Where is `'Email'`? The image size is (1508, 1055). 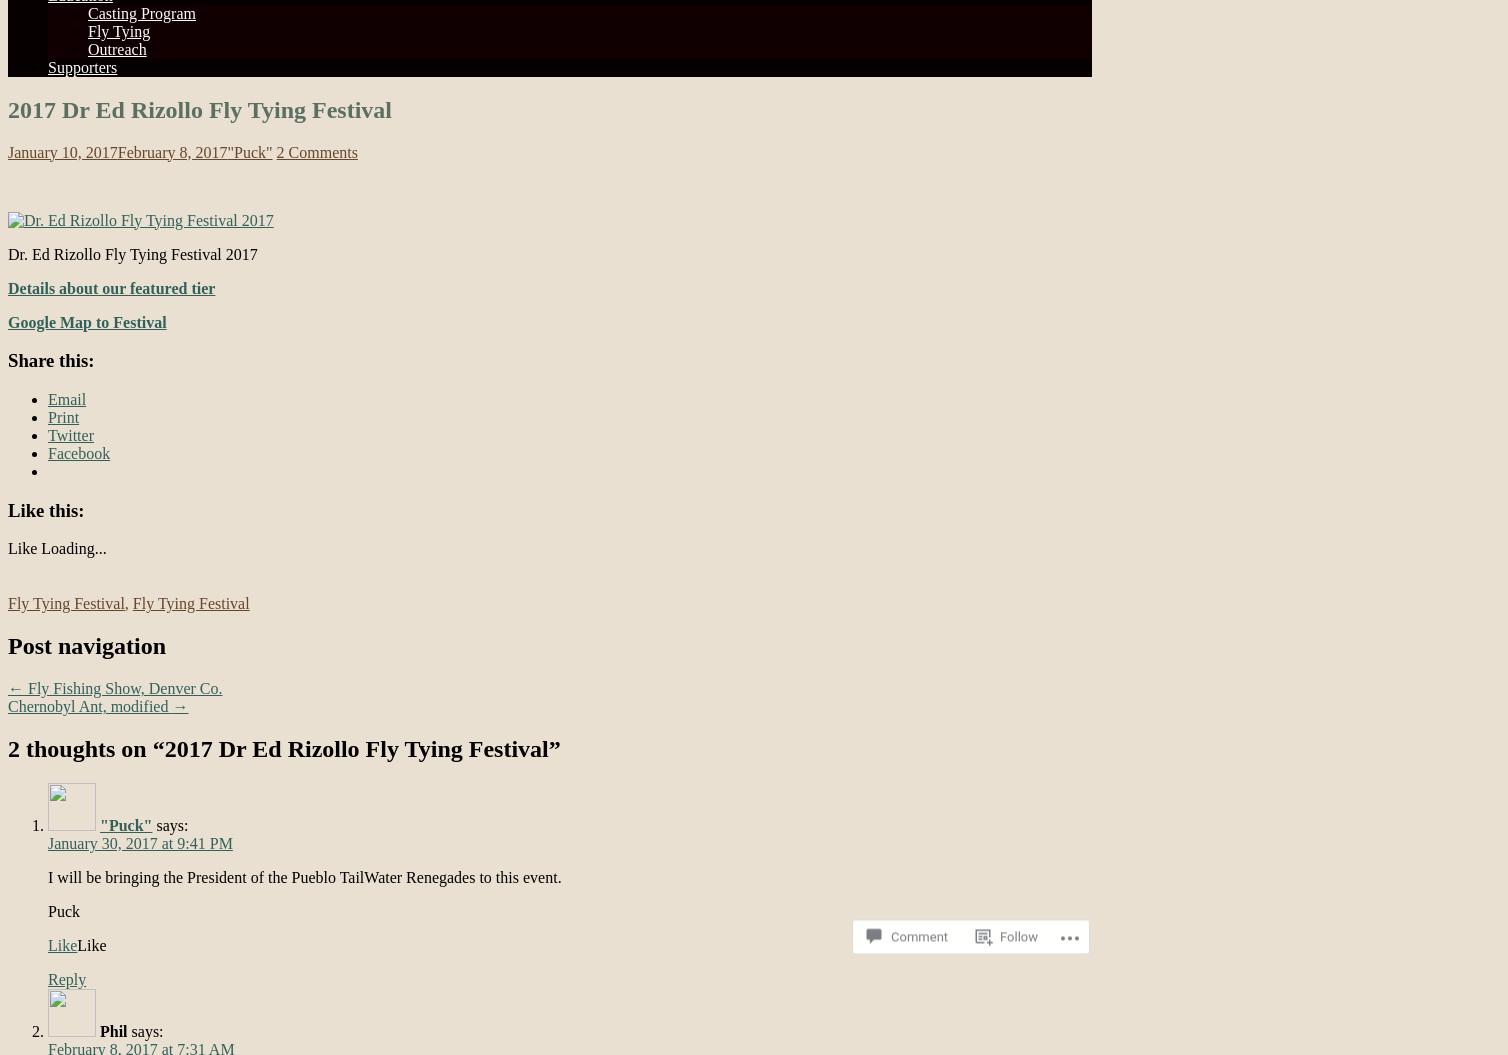
'Email' is located at coordinates (66, 398).